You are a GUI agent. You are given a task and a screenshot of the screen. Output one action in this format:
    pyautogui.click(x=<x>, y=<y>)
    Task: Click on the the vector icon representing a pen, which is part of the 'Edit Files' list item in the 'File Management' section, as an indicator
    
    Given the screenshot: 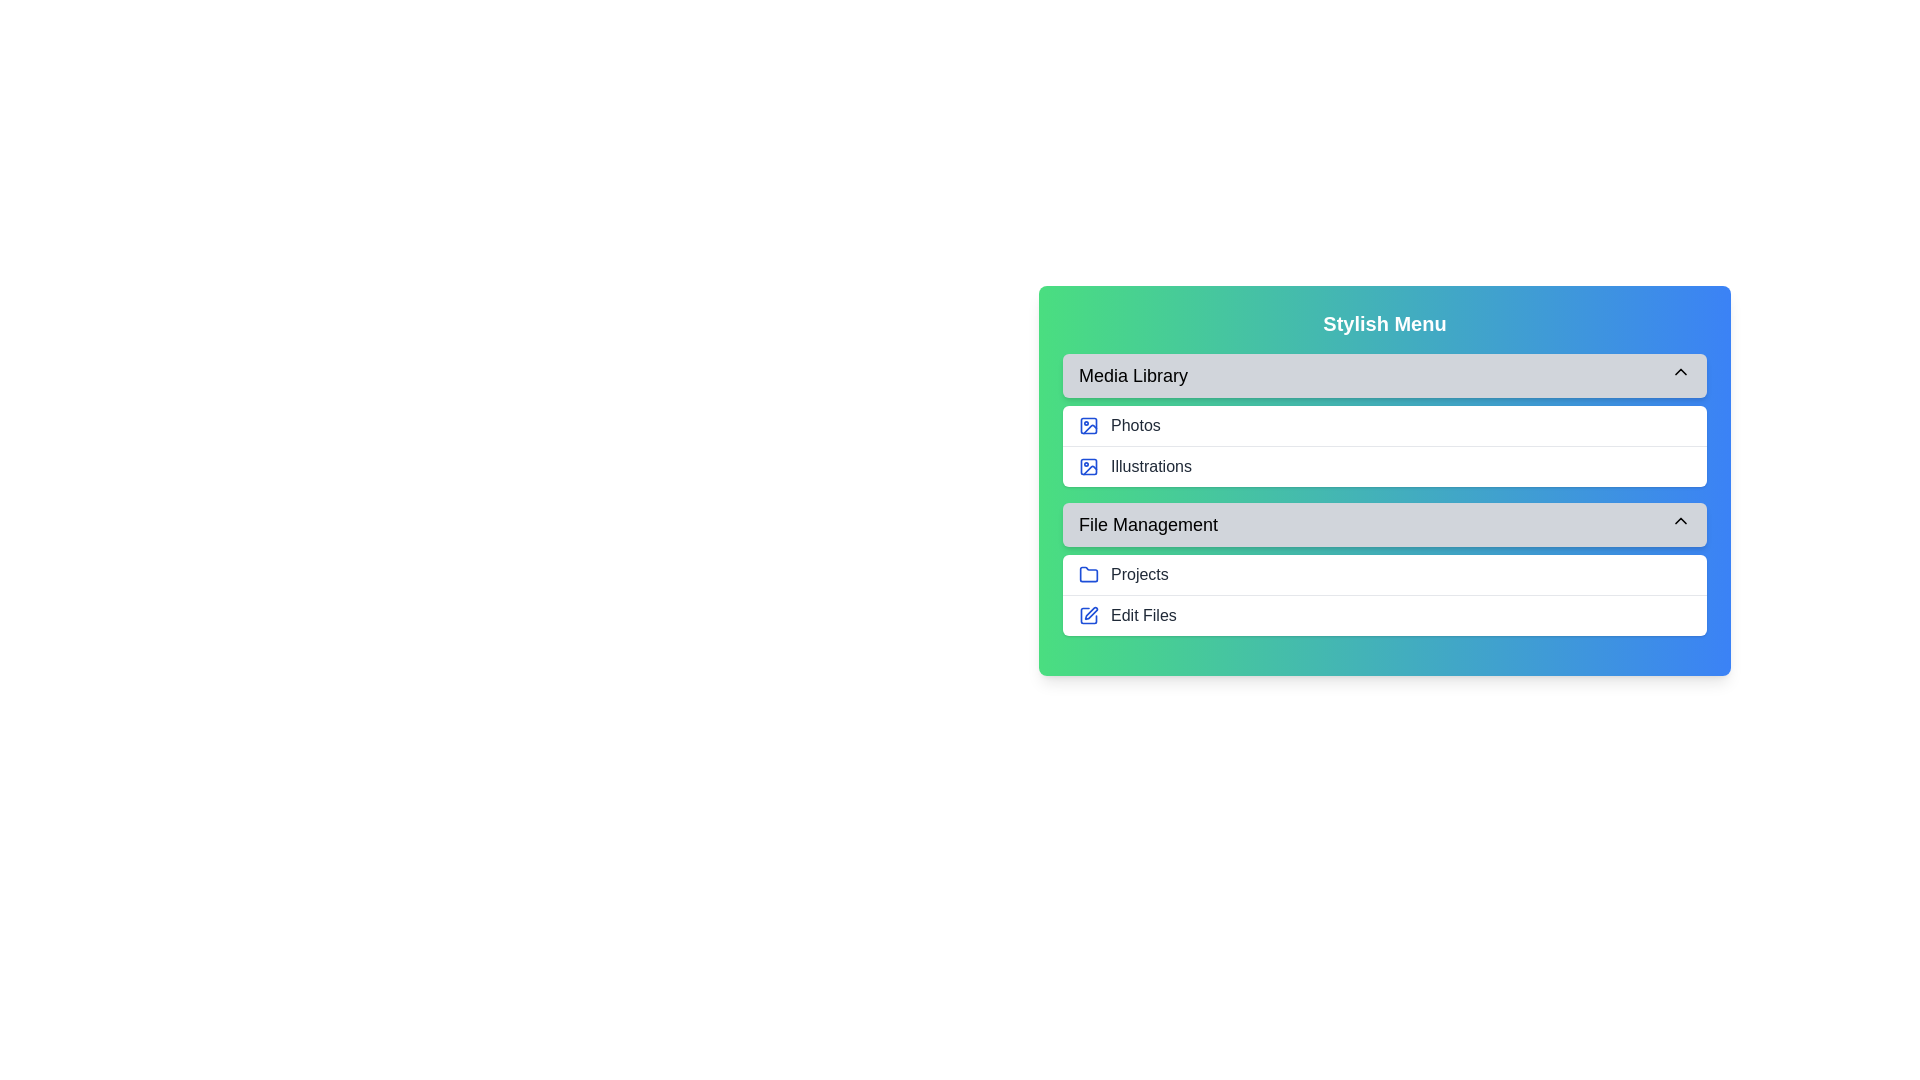 What is the action you would take?
    pyautogui.click(x=1090, y=612)
    